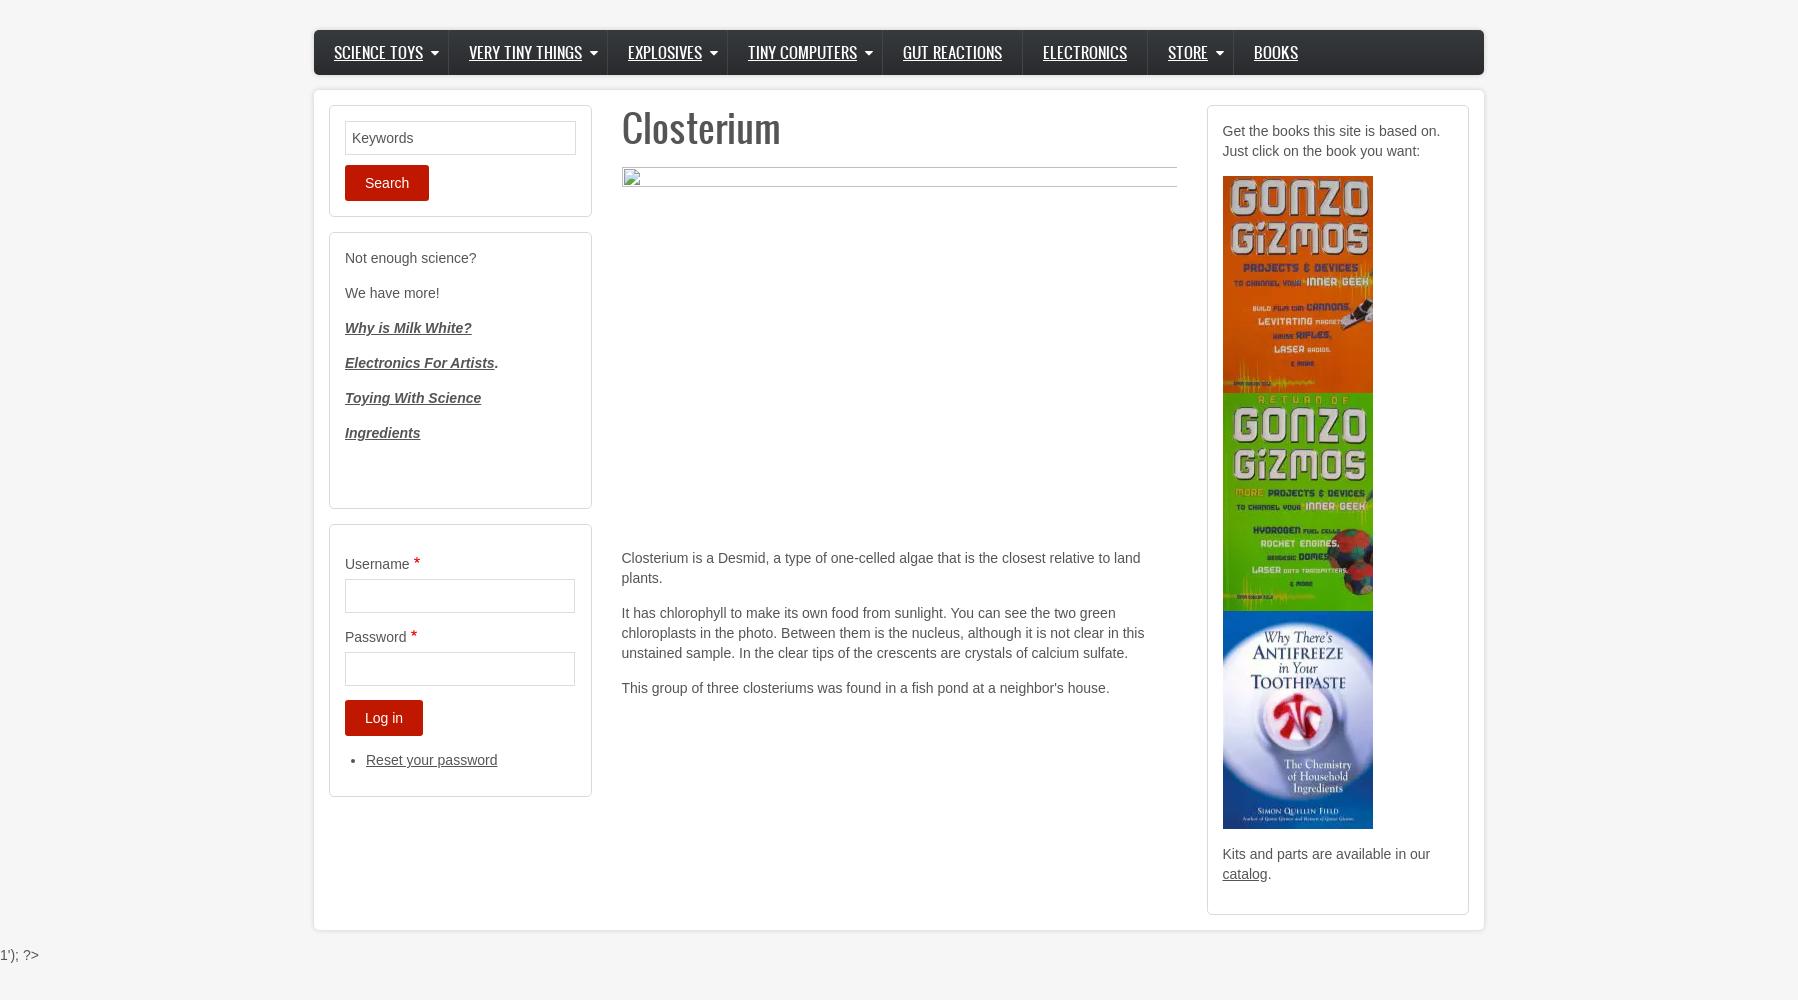 The width and height of the screenshot is (1798, 1000). What do you see at coordinates (406, 327) in the screenshot?
I see `'Why is Milk White?'` at bounding box center [406, 327].